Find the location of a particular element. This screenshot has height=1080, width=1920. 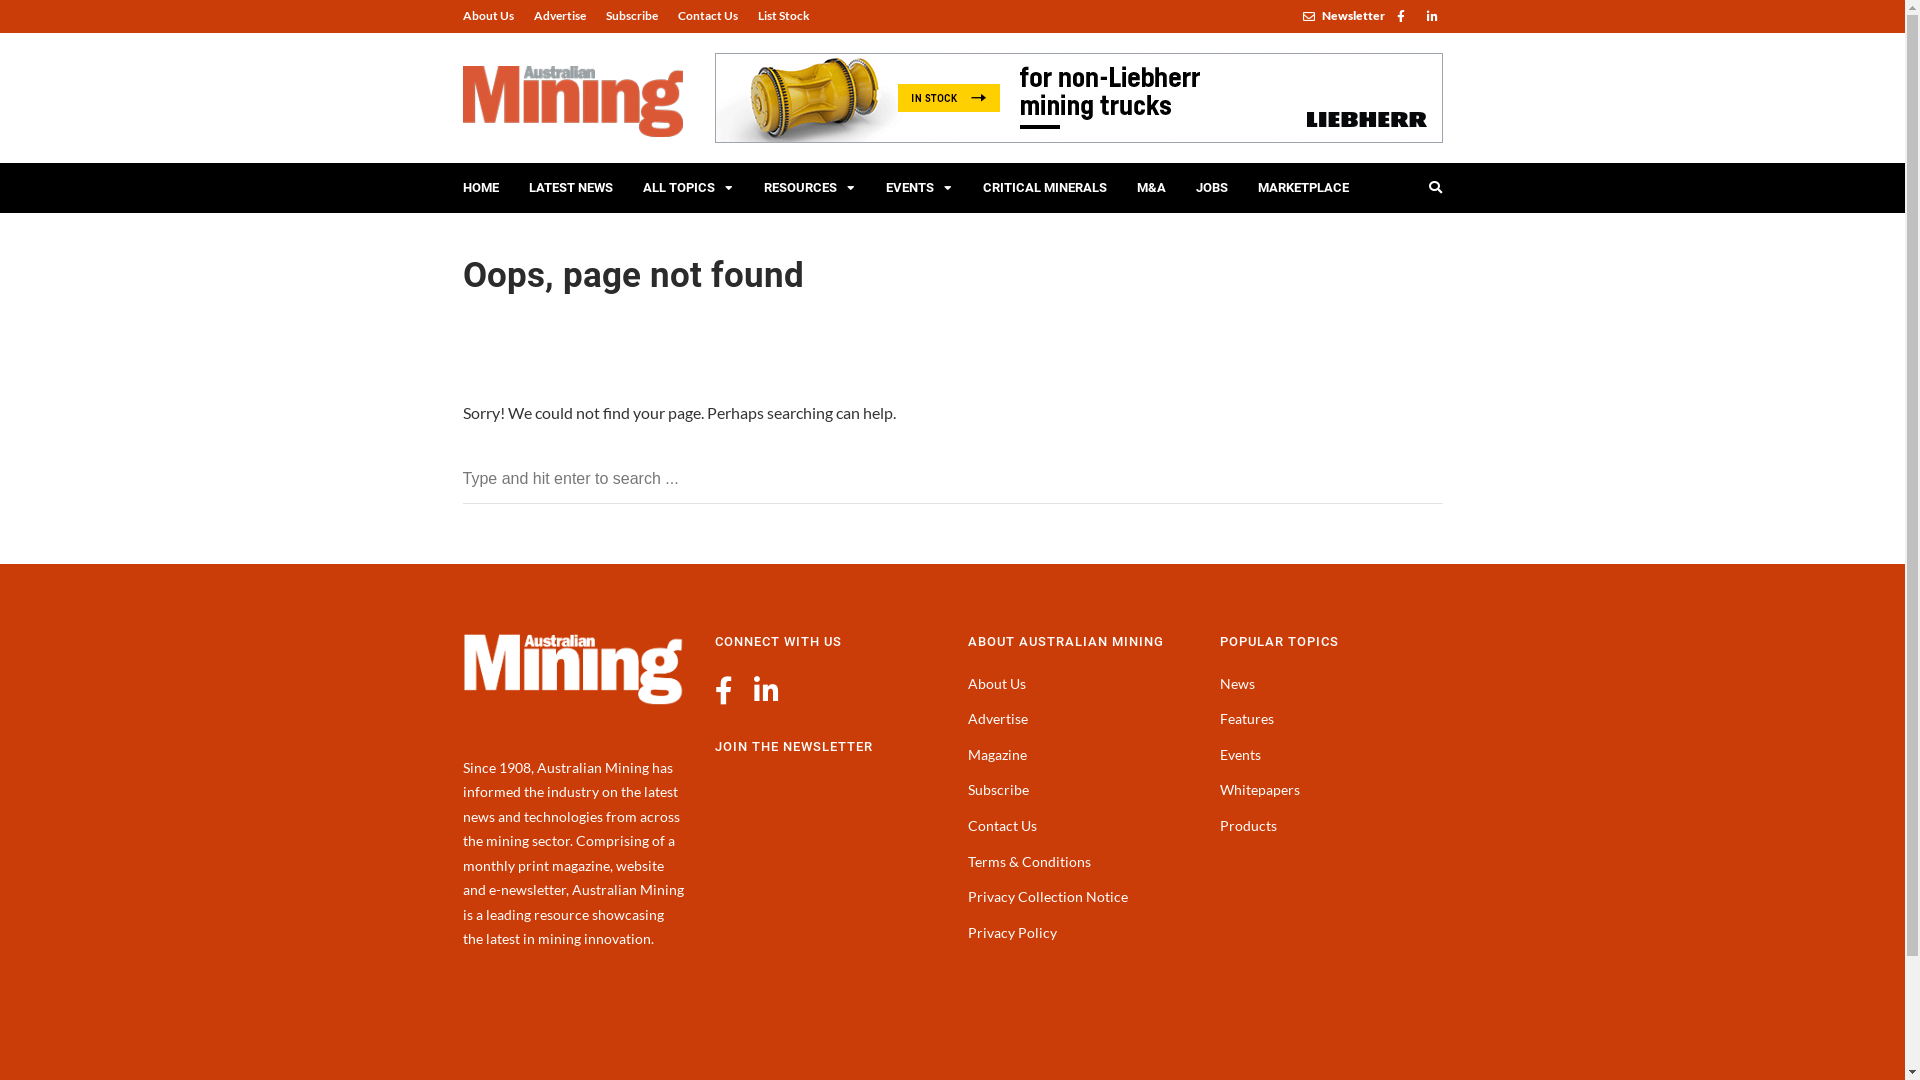

'M&A' is located at coordinates (1151, 188).